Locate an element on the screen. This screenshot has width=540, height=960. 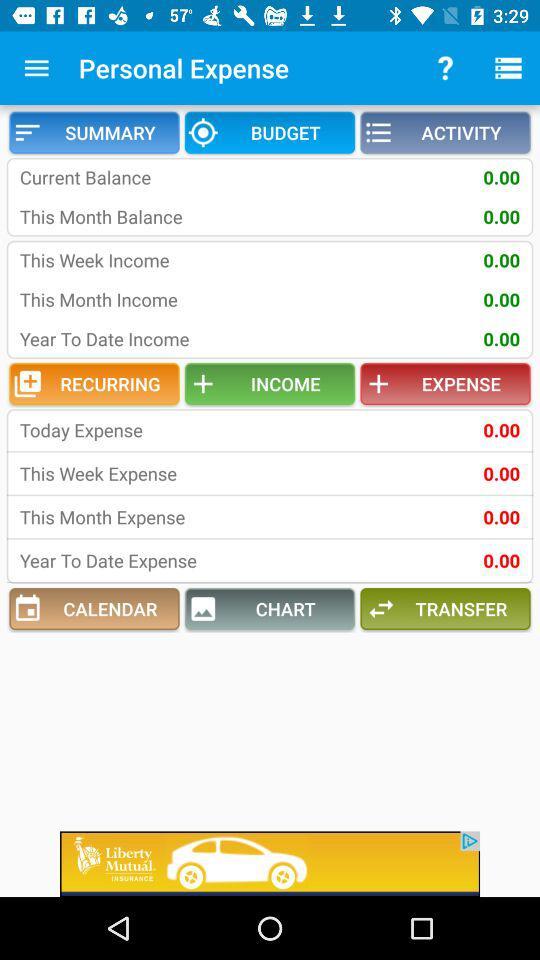
item next to income is located at coordinates (93, 383).